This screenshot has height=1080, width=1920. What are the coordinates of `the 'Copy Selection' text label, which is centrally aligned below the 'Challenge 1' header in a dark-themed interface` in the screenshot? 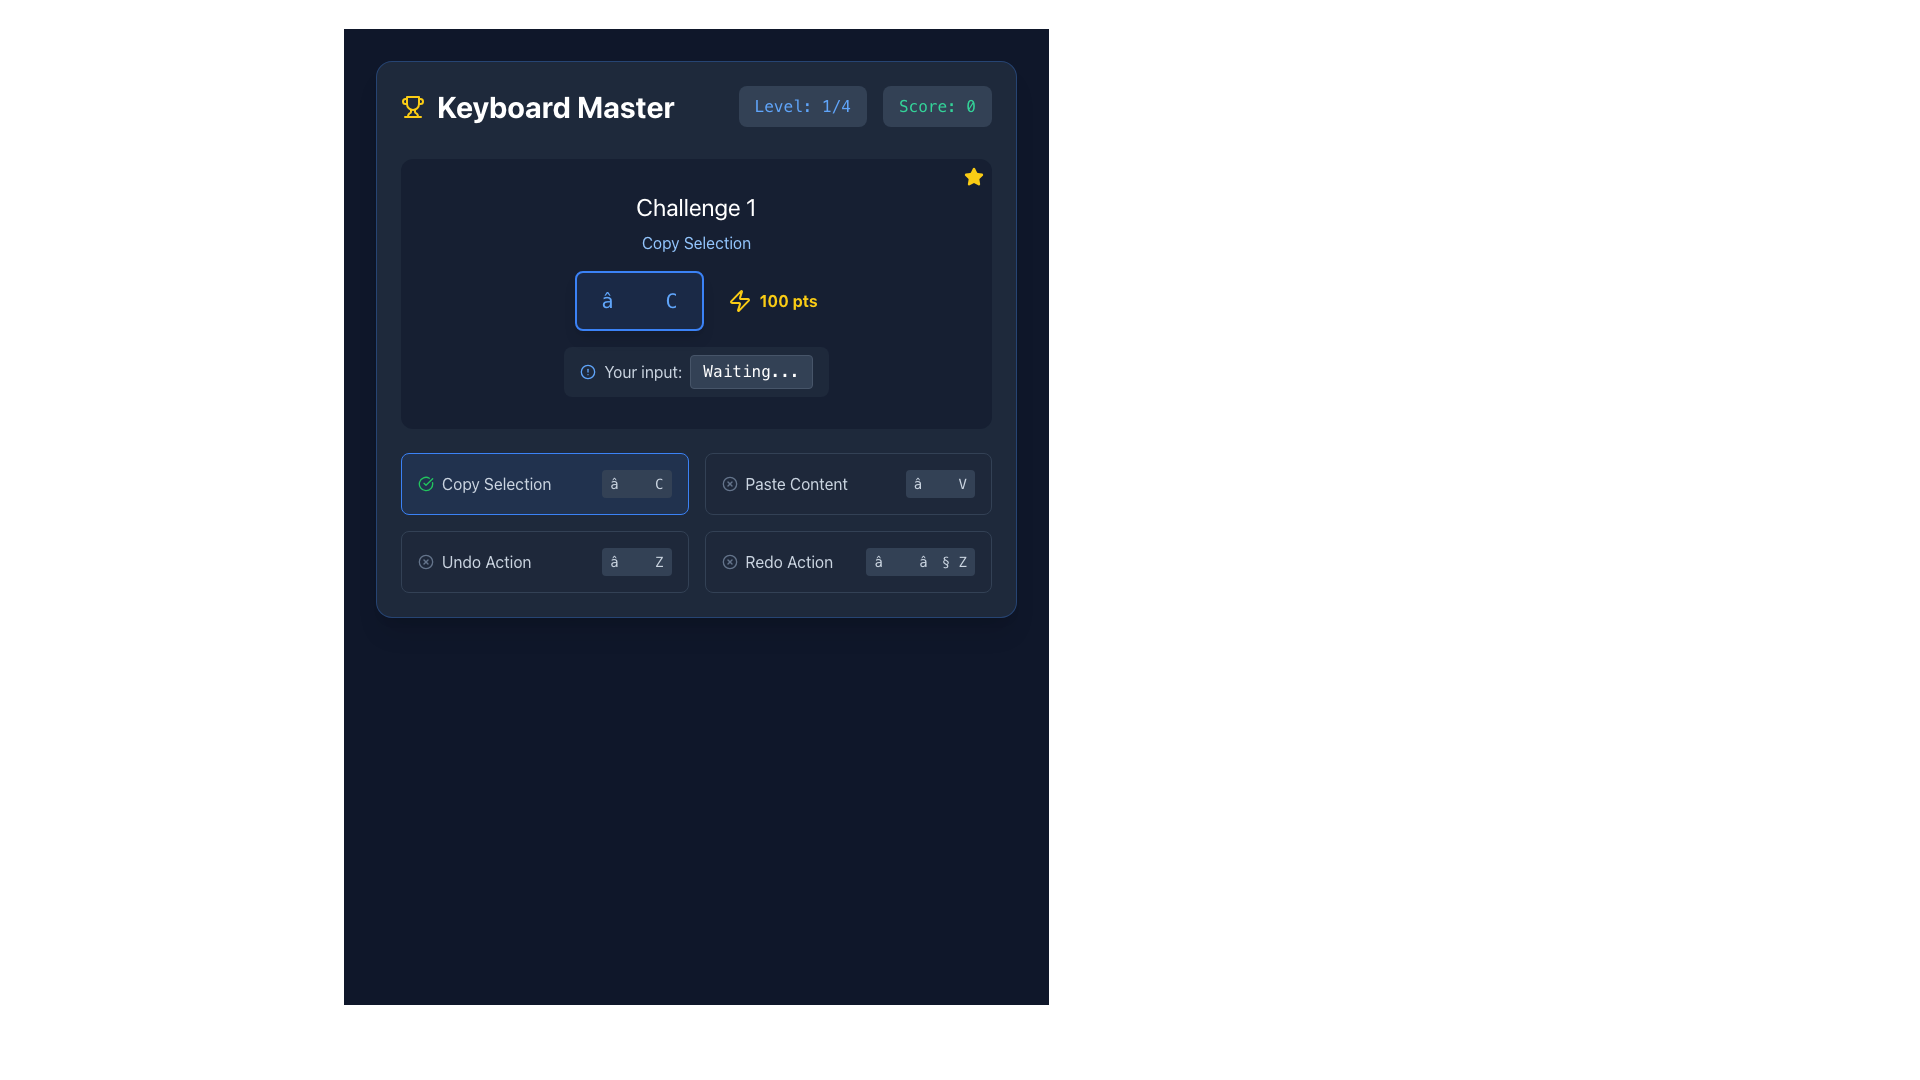 It's located at (696, 242).